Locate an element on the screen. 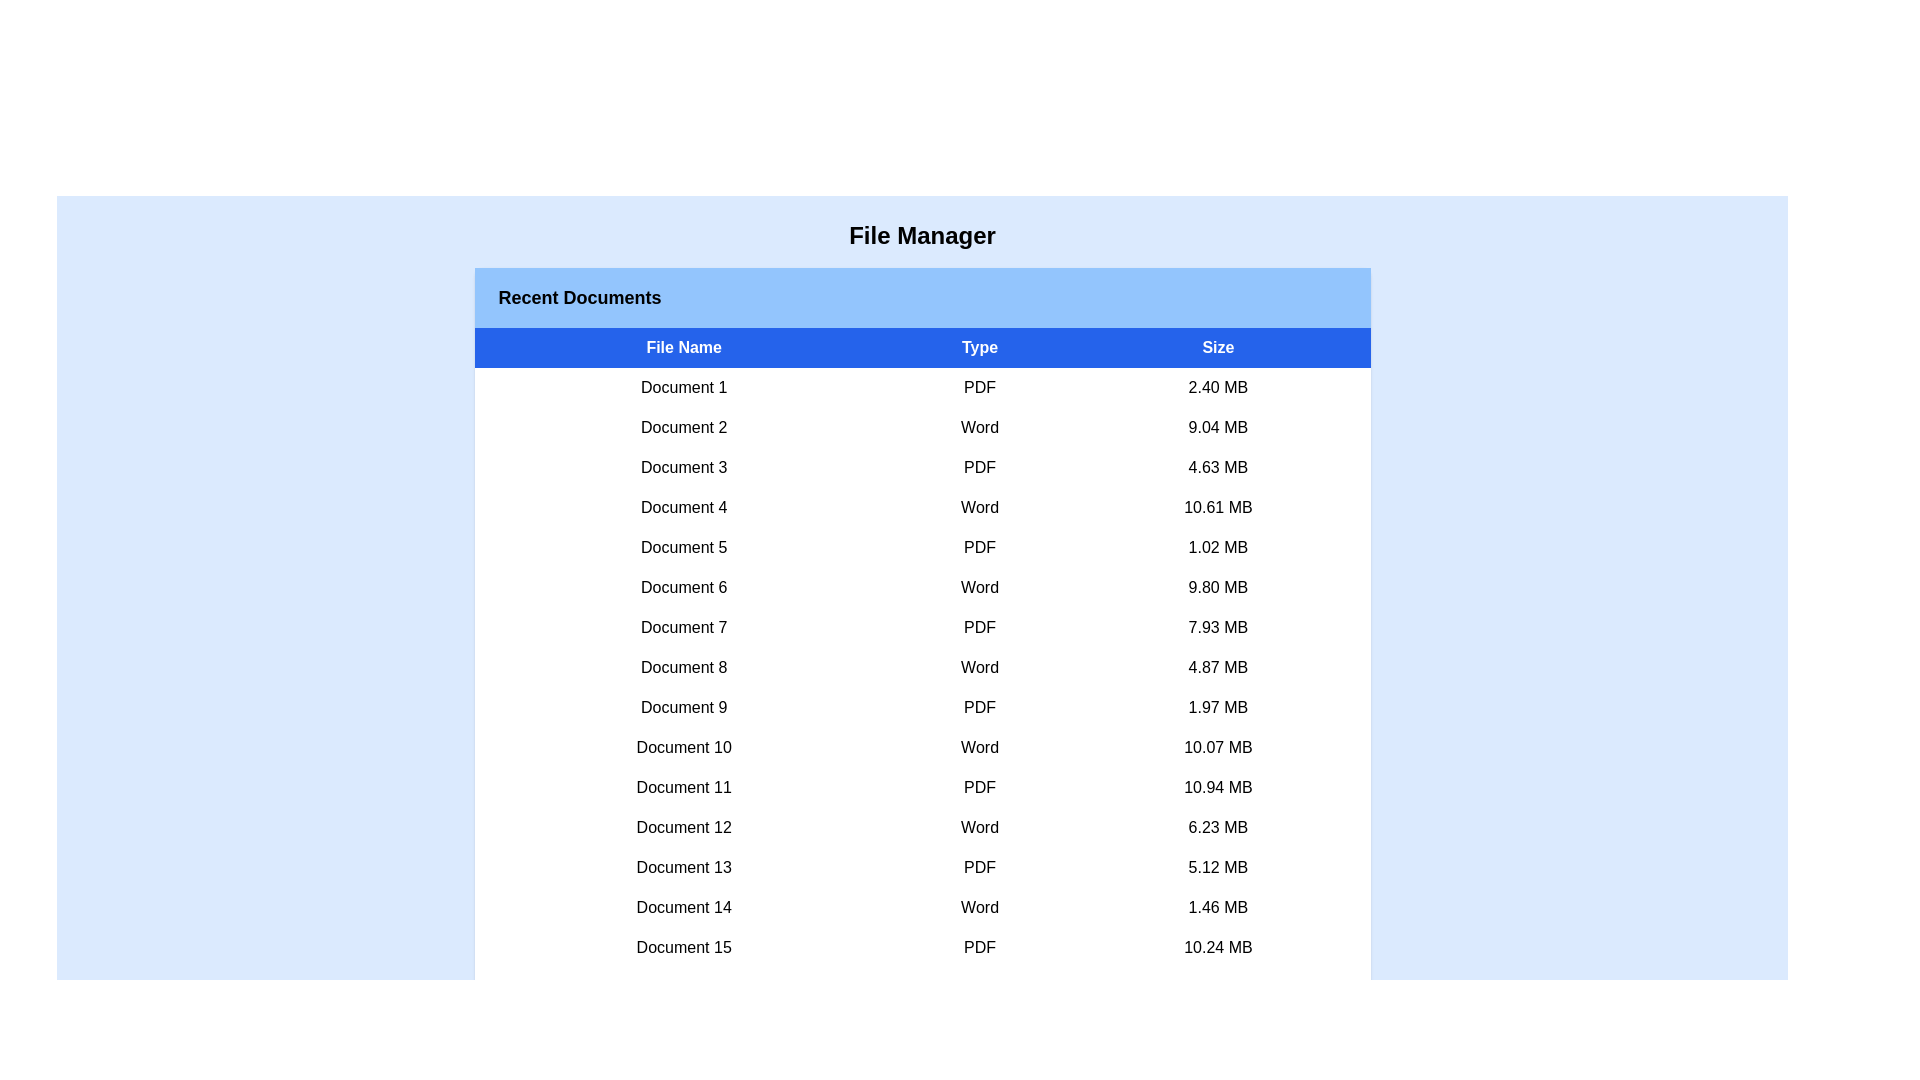 This screenshot has width=1920, height=1080. the column header to sort files by File Name is located at coordinates (684, 346).